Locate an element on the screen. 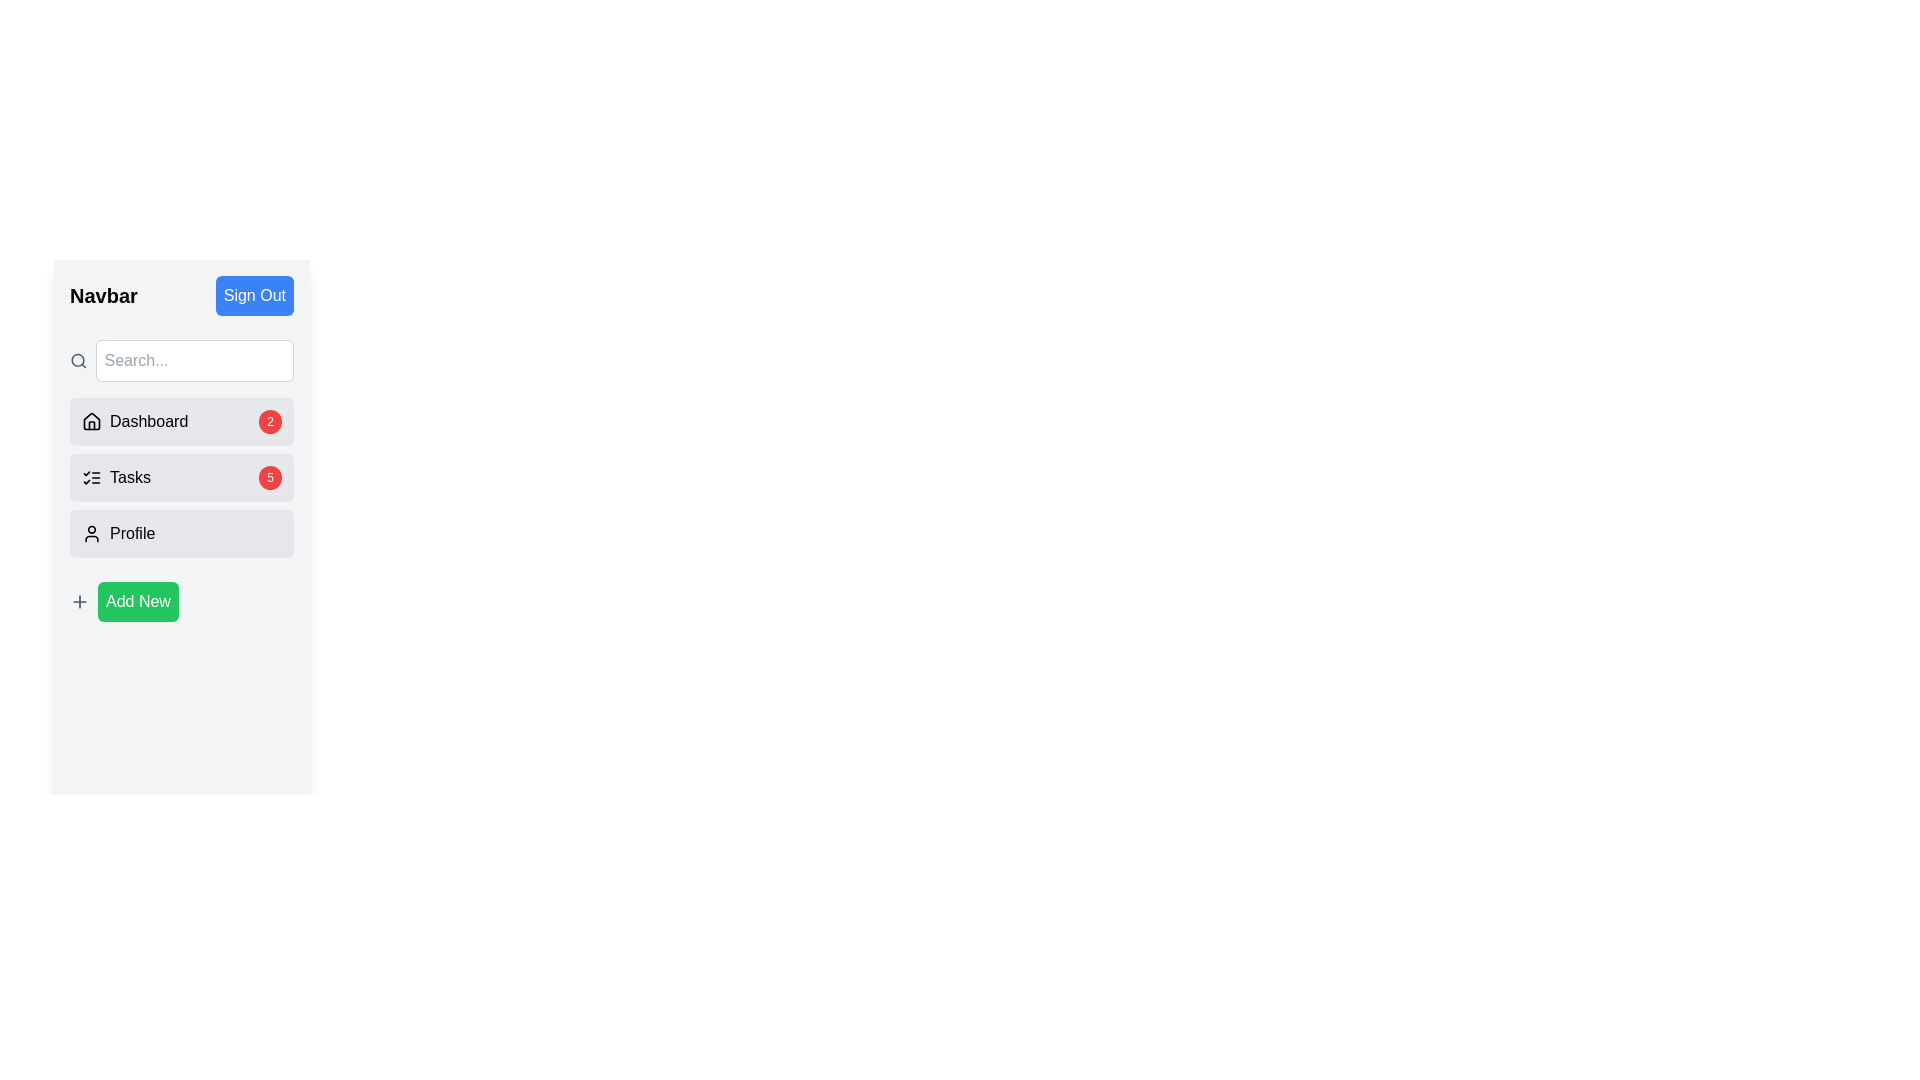  the search icon located at the top of the vertical navigation panel, which indicates the search functionality of the adjacent input field is located at coordinates (78, 361).